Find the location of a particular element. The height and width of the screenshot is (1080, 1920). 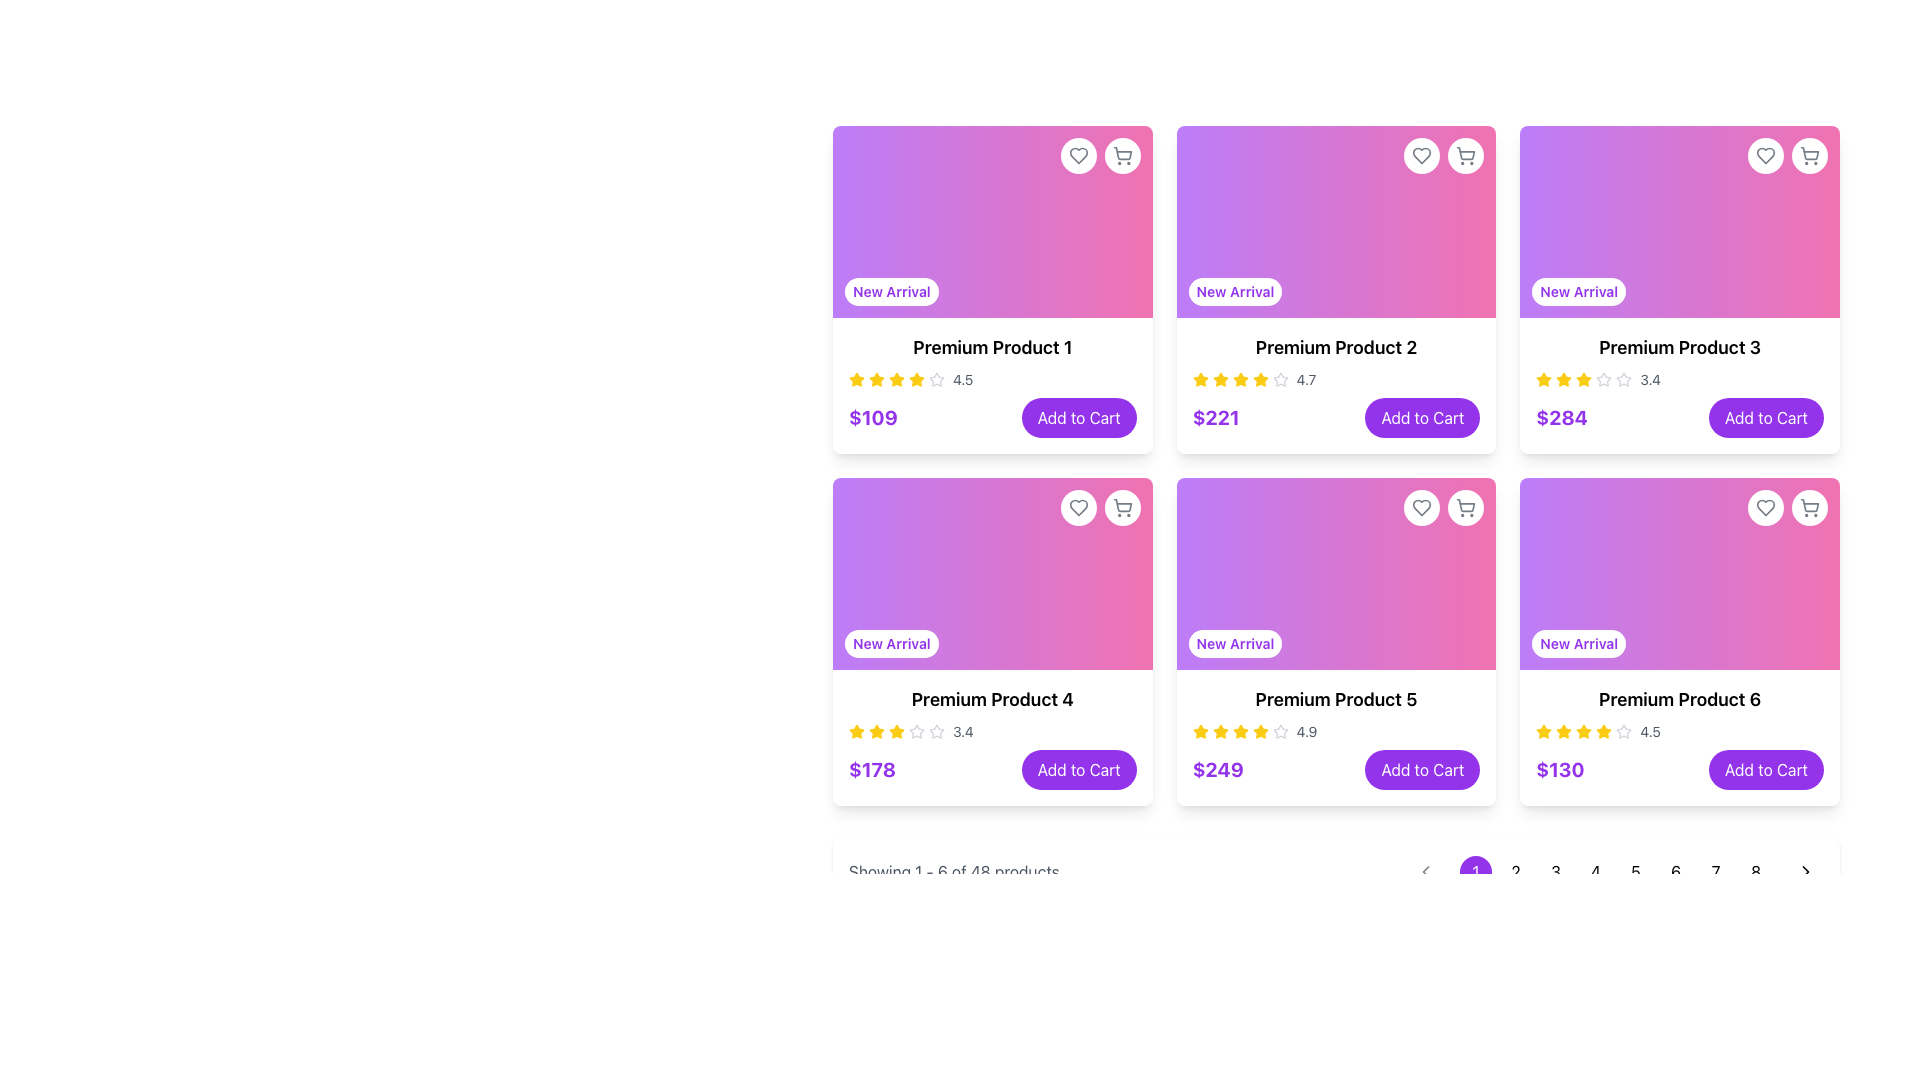

the star icon representing the first star in the rating row for 'Premium Product 4', which is a yellow star filled and visually distinct in the product card's rating system is located at coordinates (877, 731).